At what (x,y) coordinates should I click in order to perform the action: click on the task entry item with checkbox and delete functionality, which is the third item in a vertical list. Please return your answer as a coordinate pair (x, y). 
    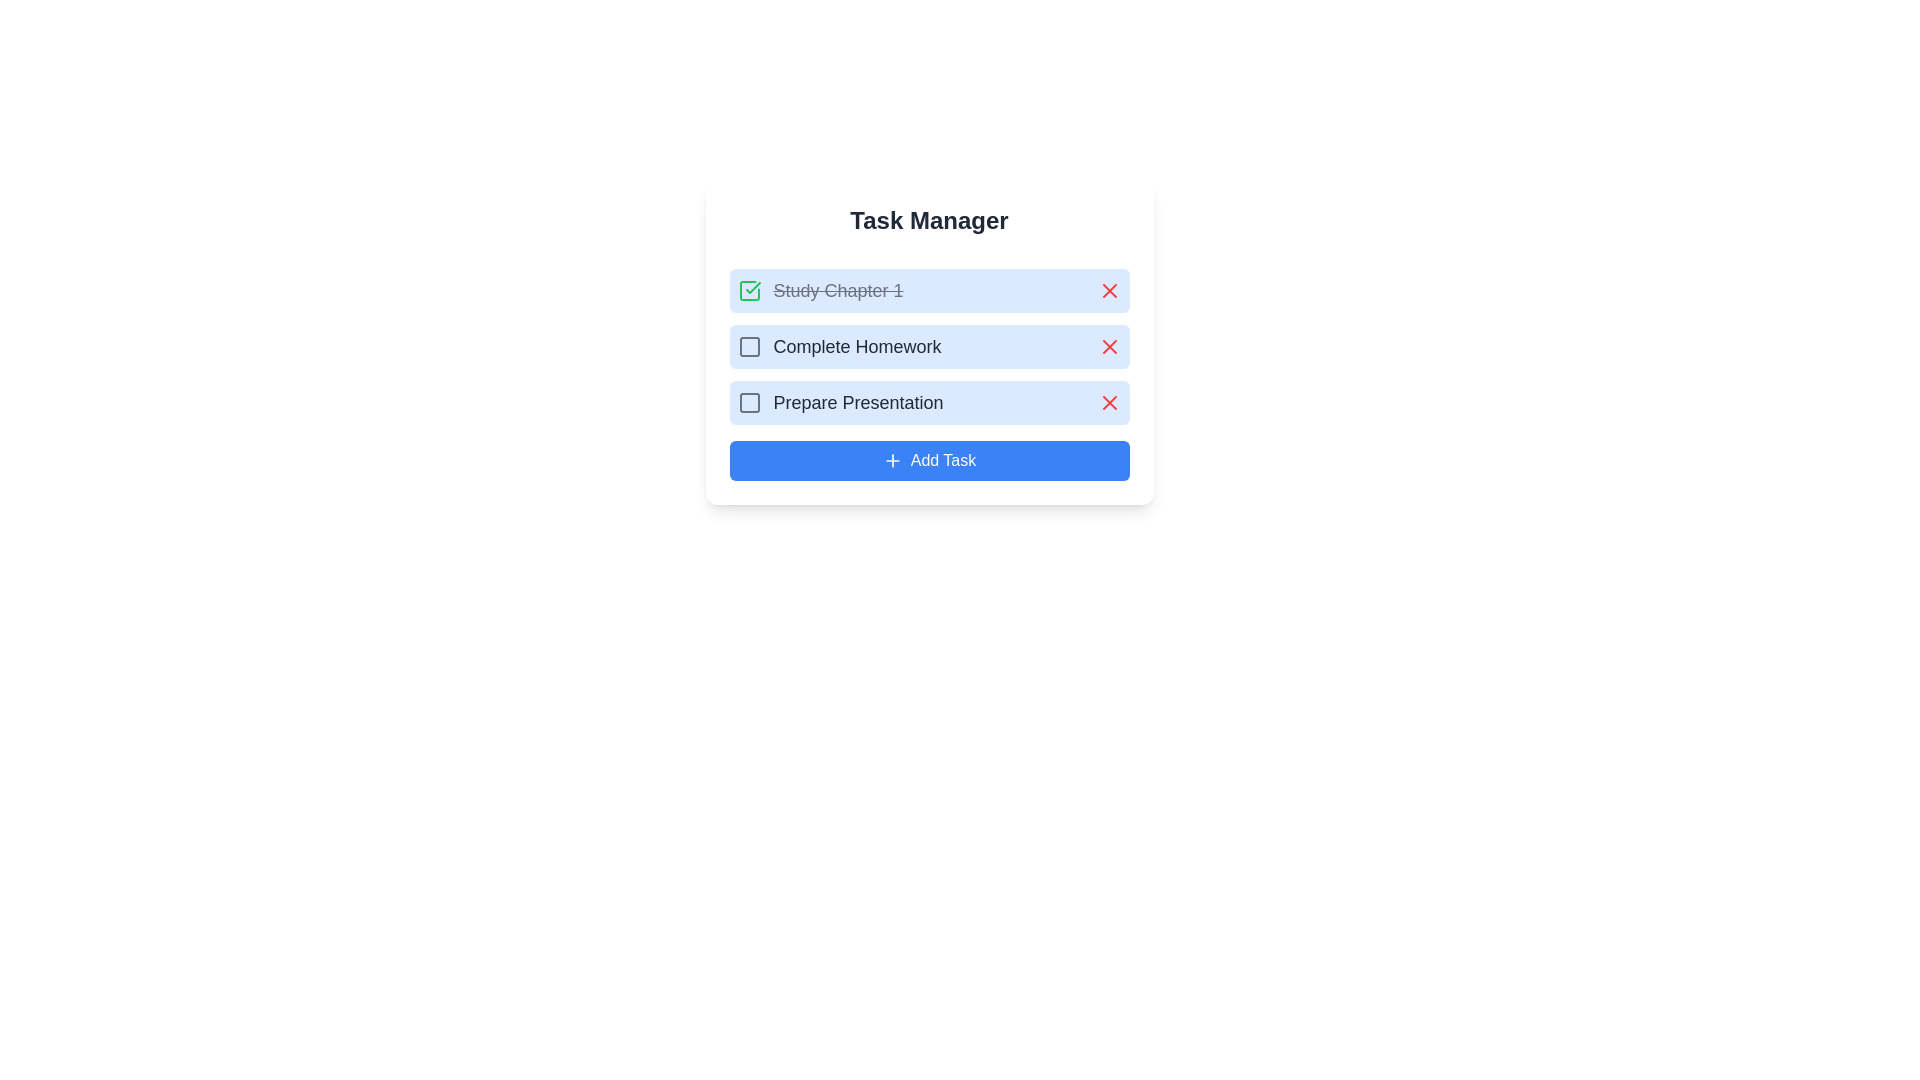
    Looking at the image, I should click on (928, 402).